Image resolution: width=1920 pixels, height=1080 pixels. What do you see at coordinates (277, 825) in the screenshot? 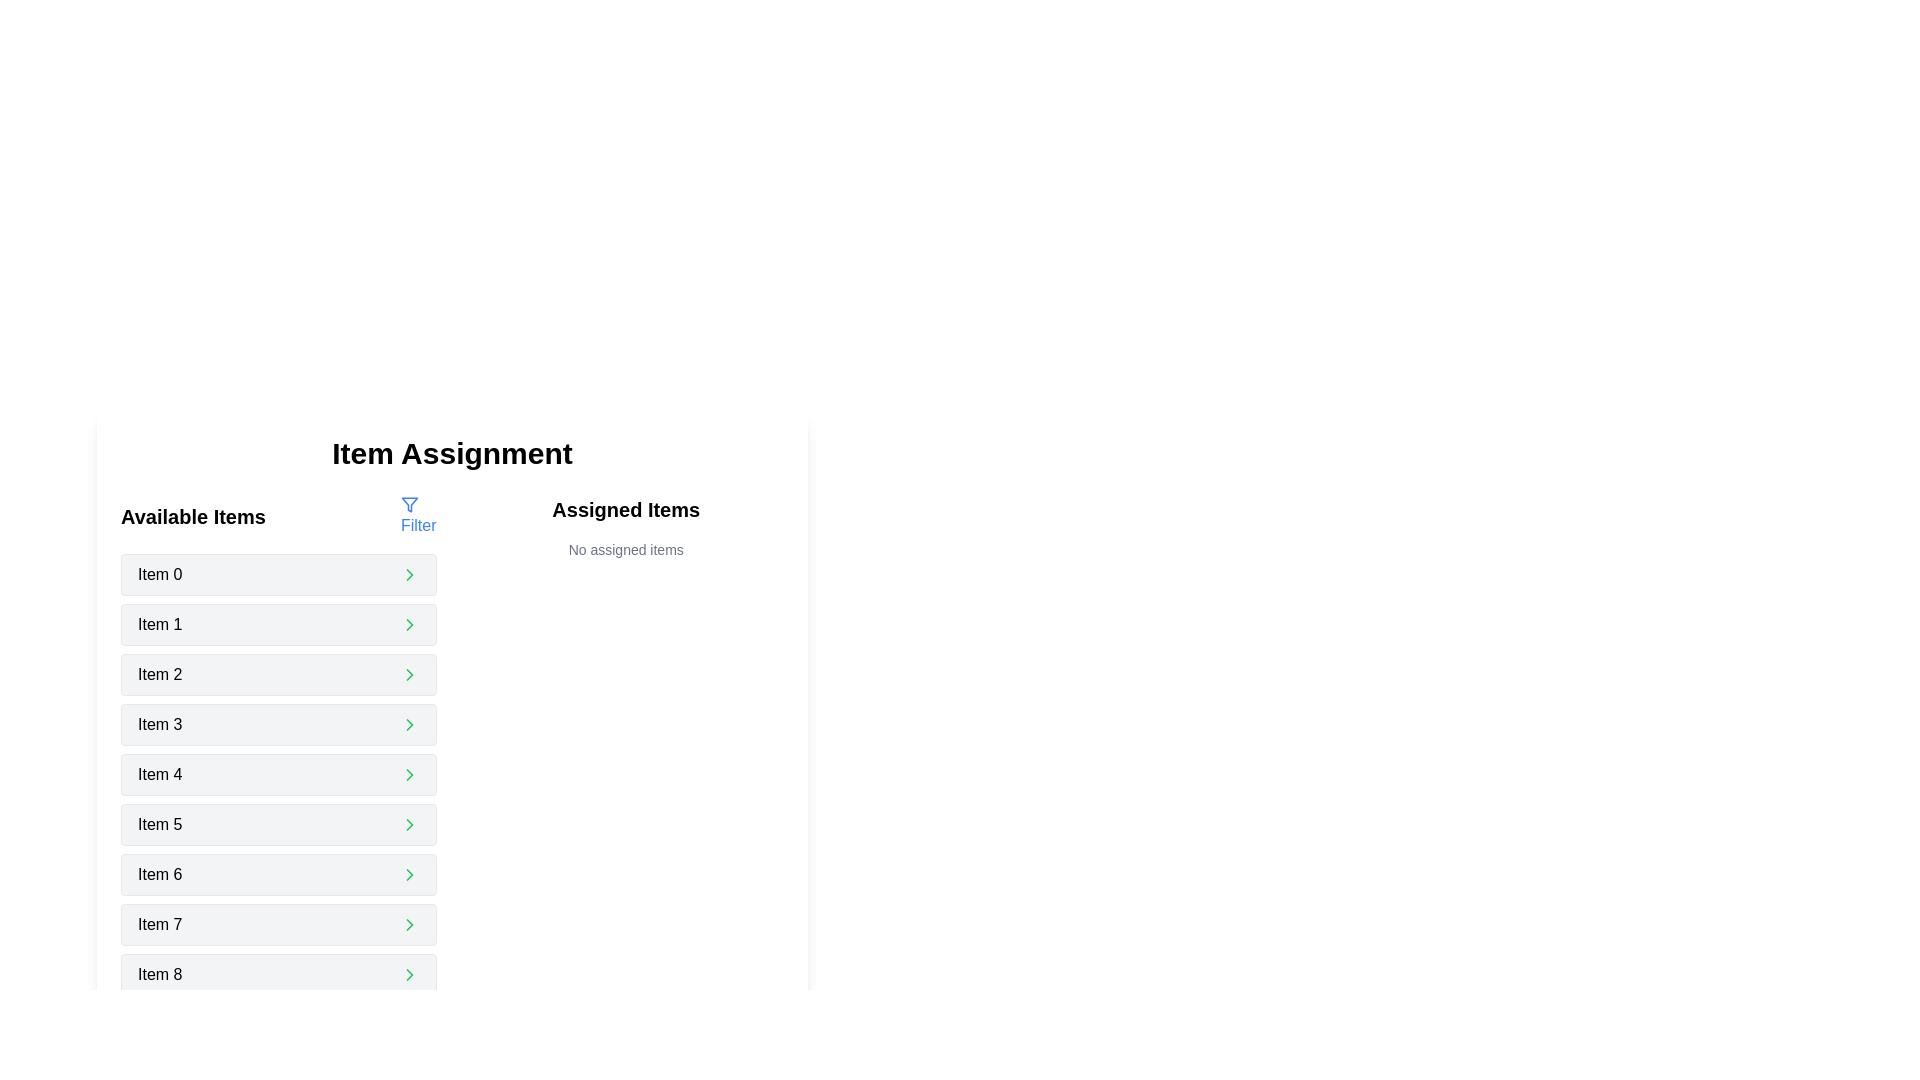
I see `keyboard navigation` at bounding box center [277, 825].